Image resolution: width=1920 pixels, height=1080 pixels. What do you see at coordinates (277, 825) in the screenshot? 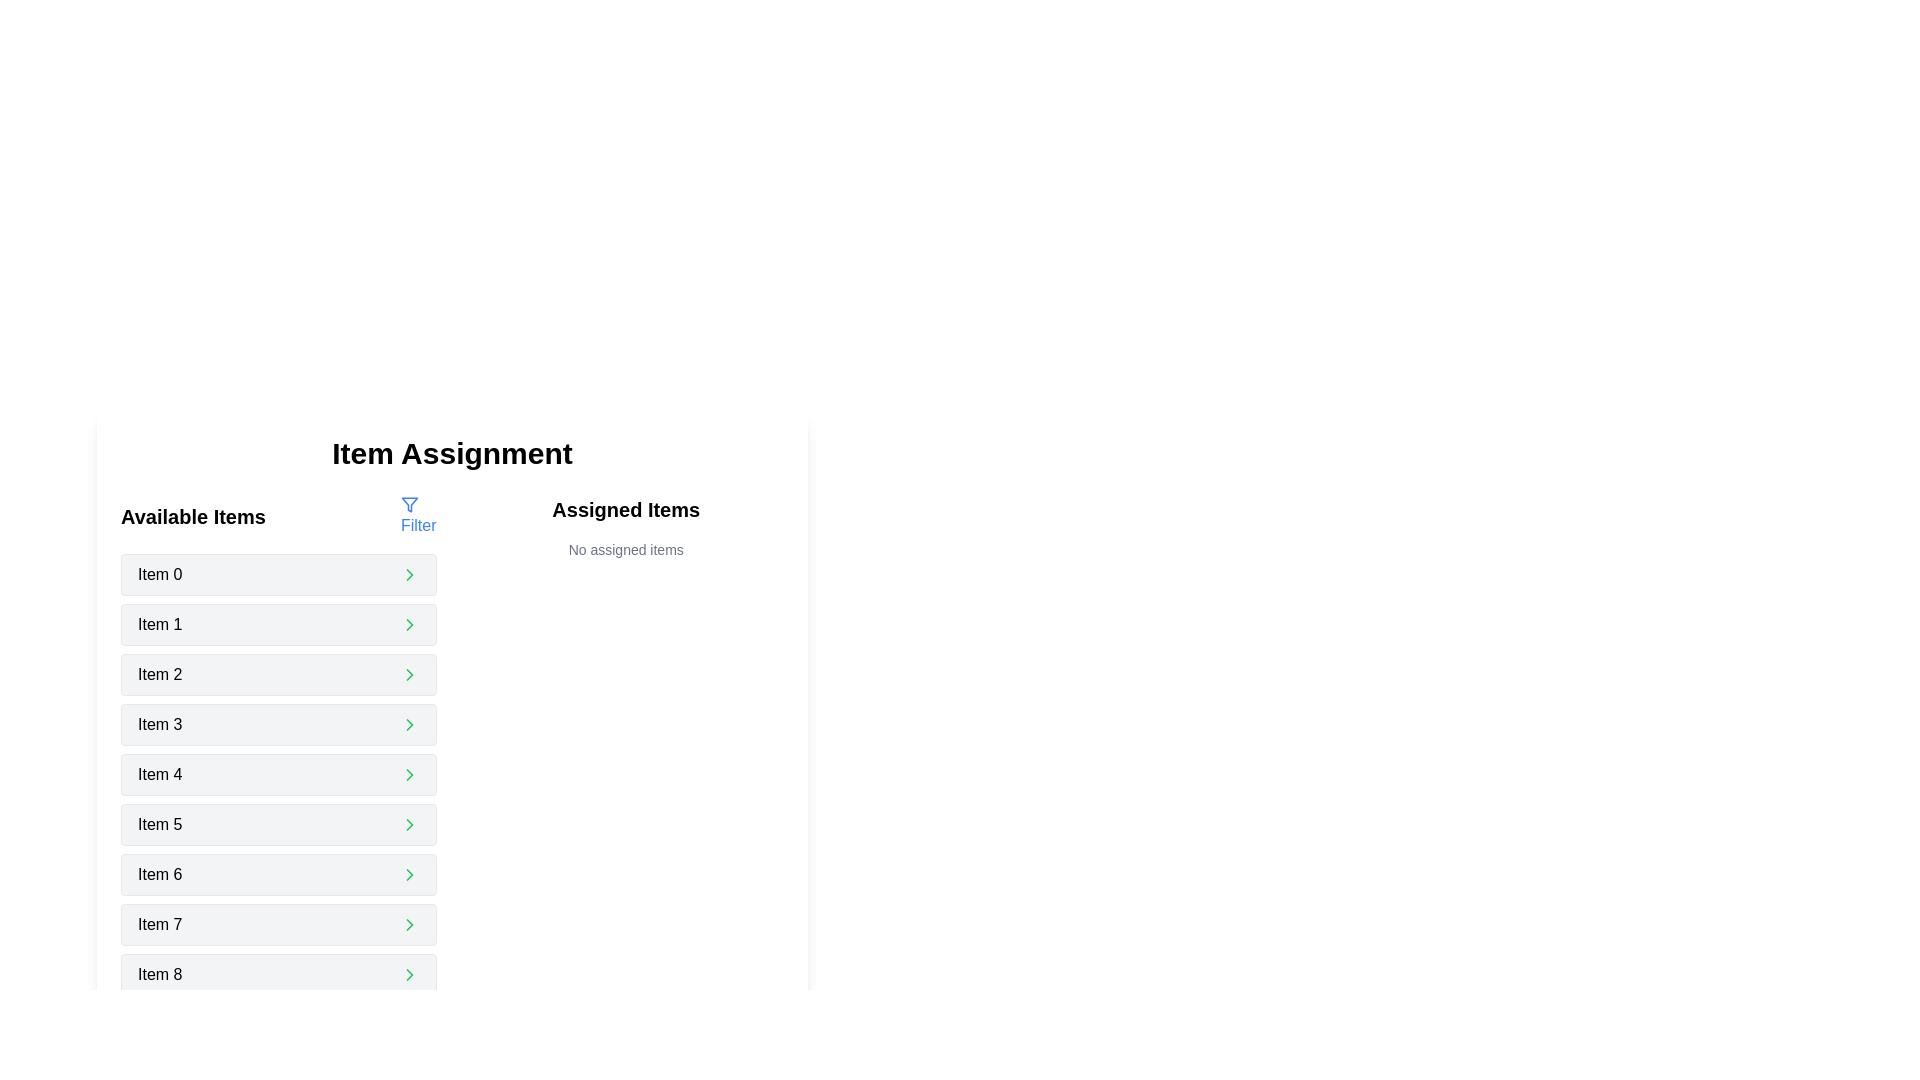
I see `keyboard navigation` at bounding box center [277, 825].